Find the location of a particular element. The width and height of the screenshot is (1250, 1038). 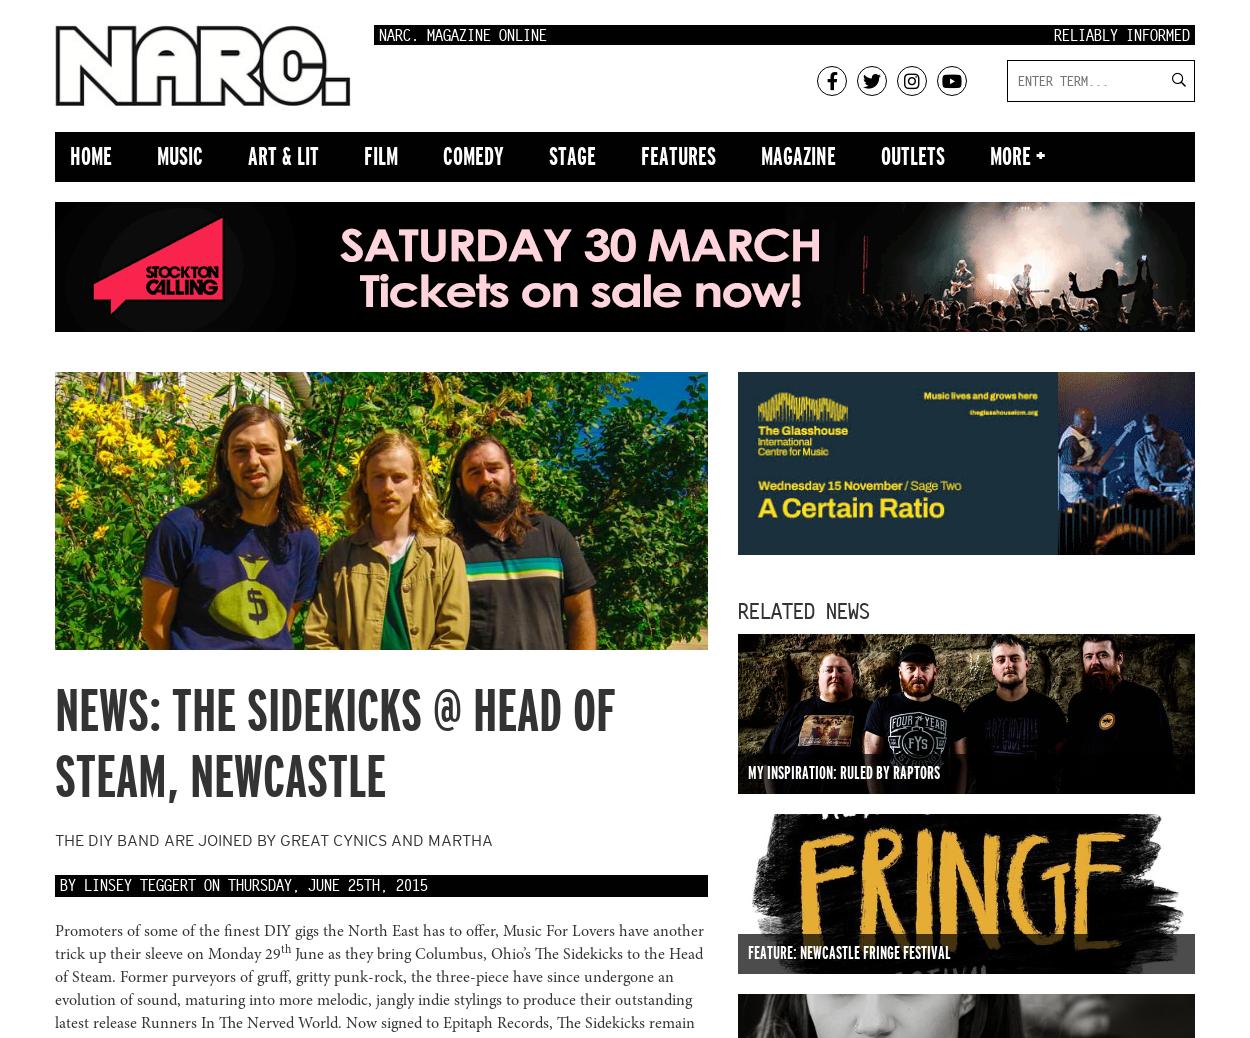

'Art & Lit' is located at coordinates (283, 155).